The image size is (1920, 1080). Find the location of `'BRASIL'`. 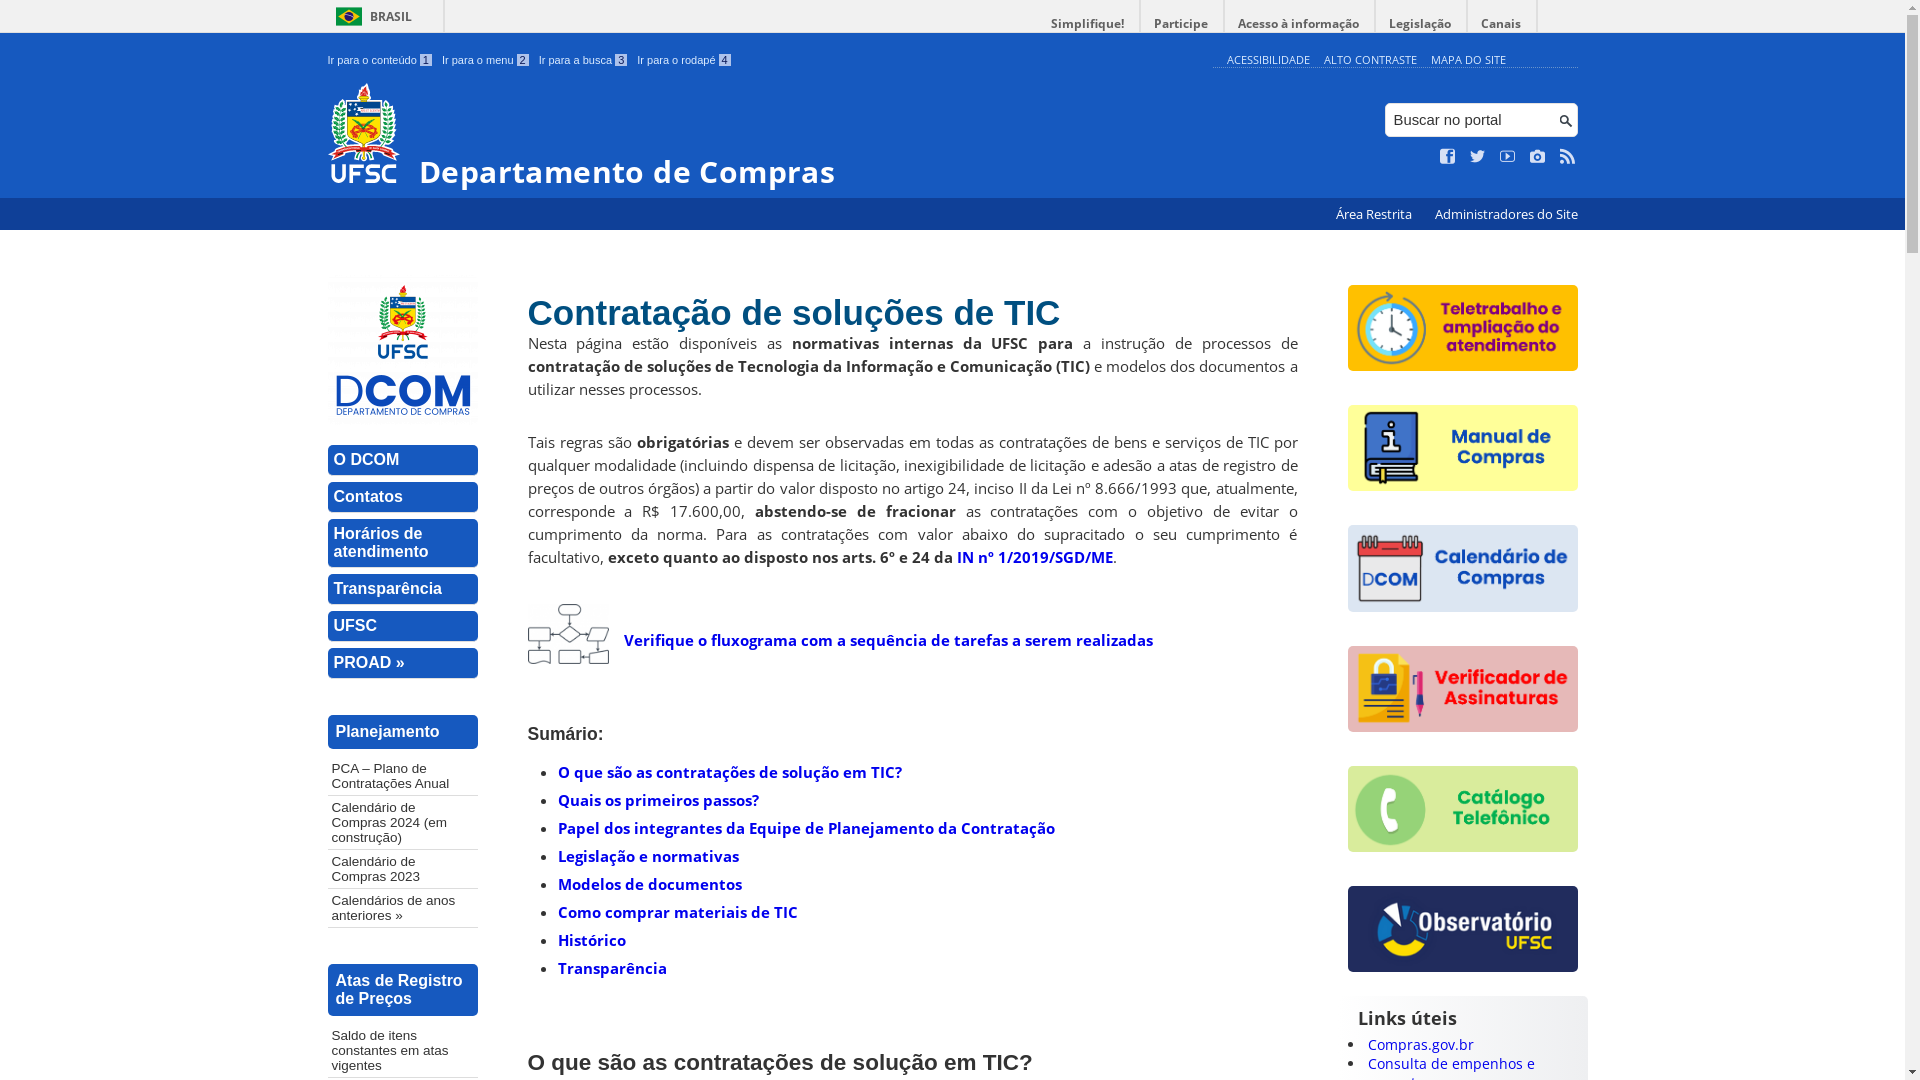

'BRASIL' is located at coordinates (370, 16).